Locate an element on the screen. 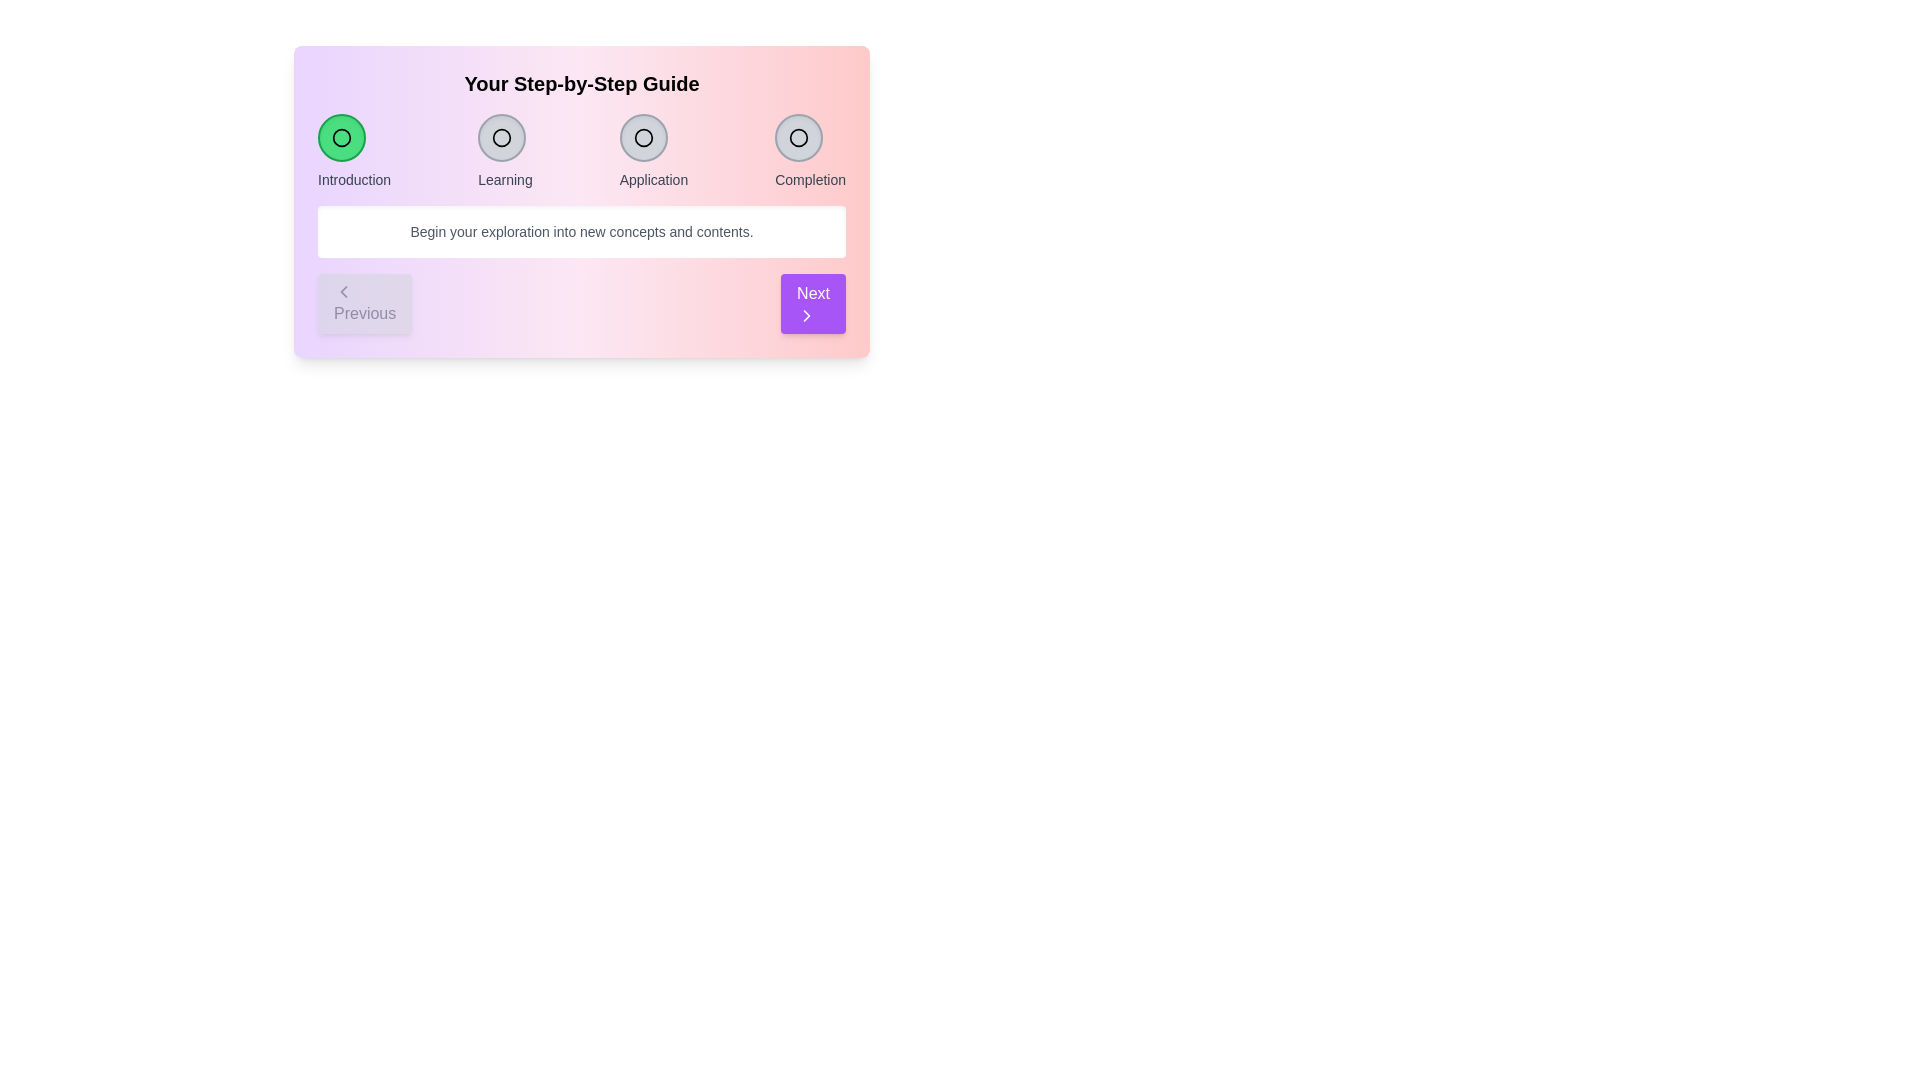 The height and width of the screenshot is (1080, 1920). the innermost circular element of the icon indicative of the current step in the step-by-step guide interface is located at coordinates (341, 137).